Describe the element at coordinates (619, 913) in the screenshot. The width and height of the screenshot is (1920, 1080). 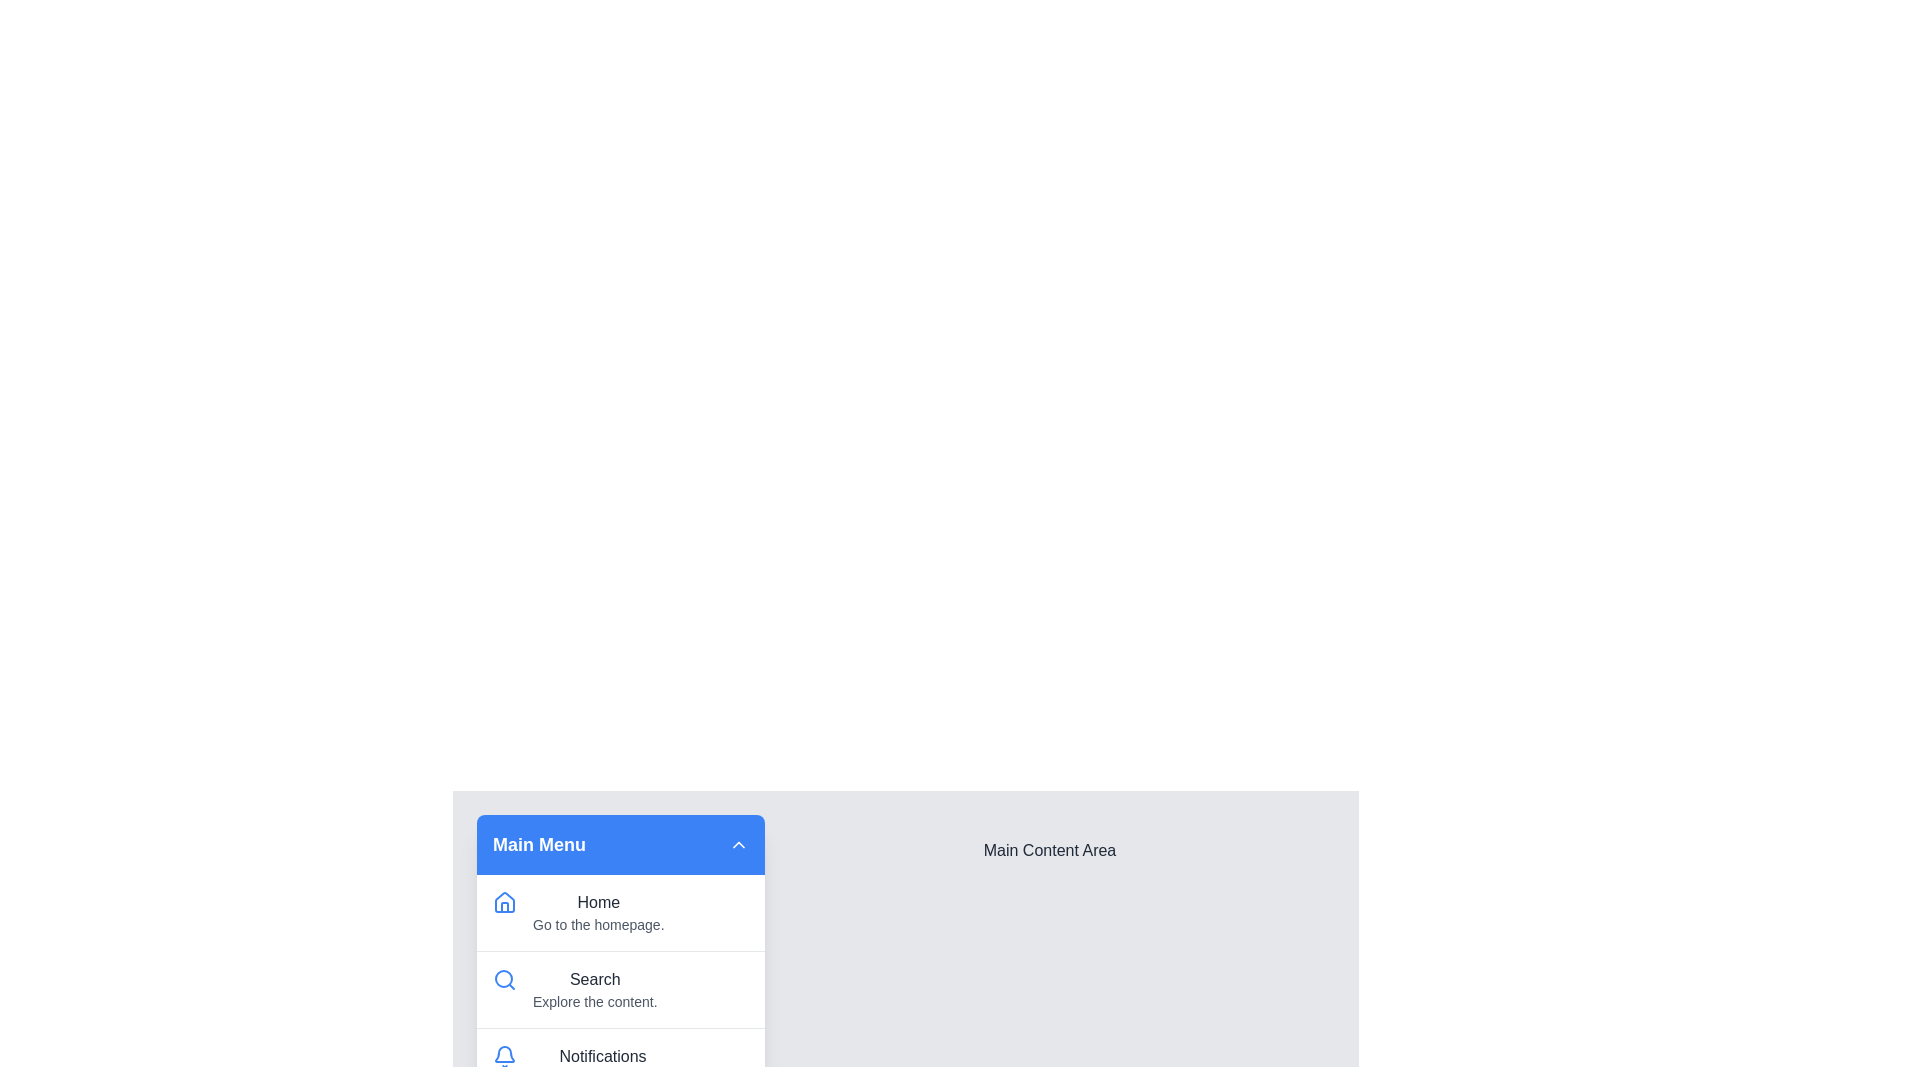
I see `the menu item Home to navigate or view details` at that location.